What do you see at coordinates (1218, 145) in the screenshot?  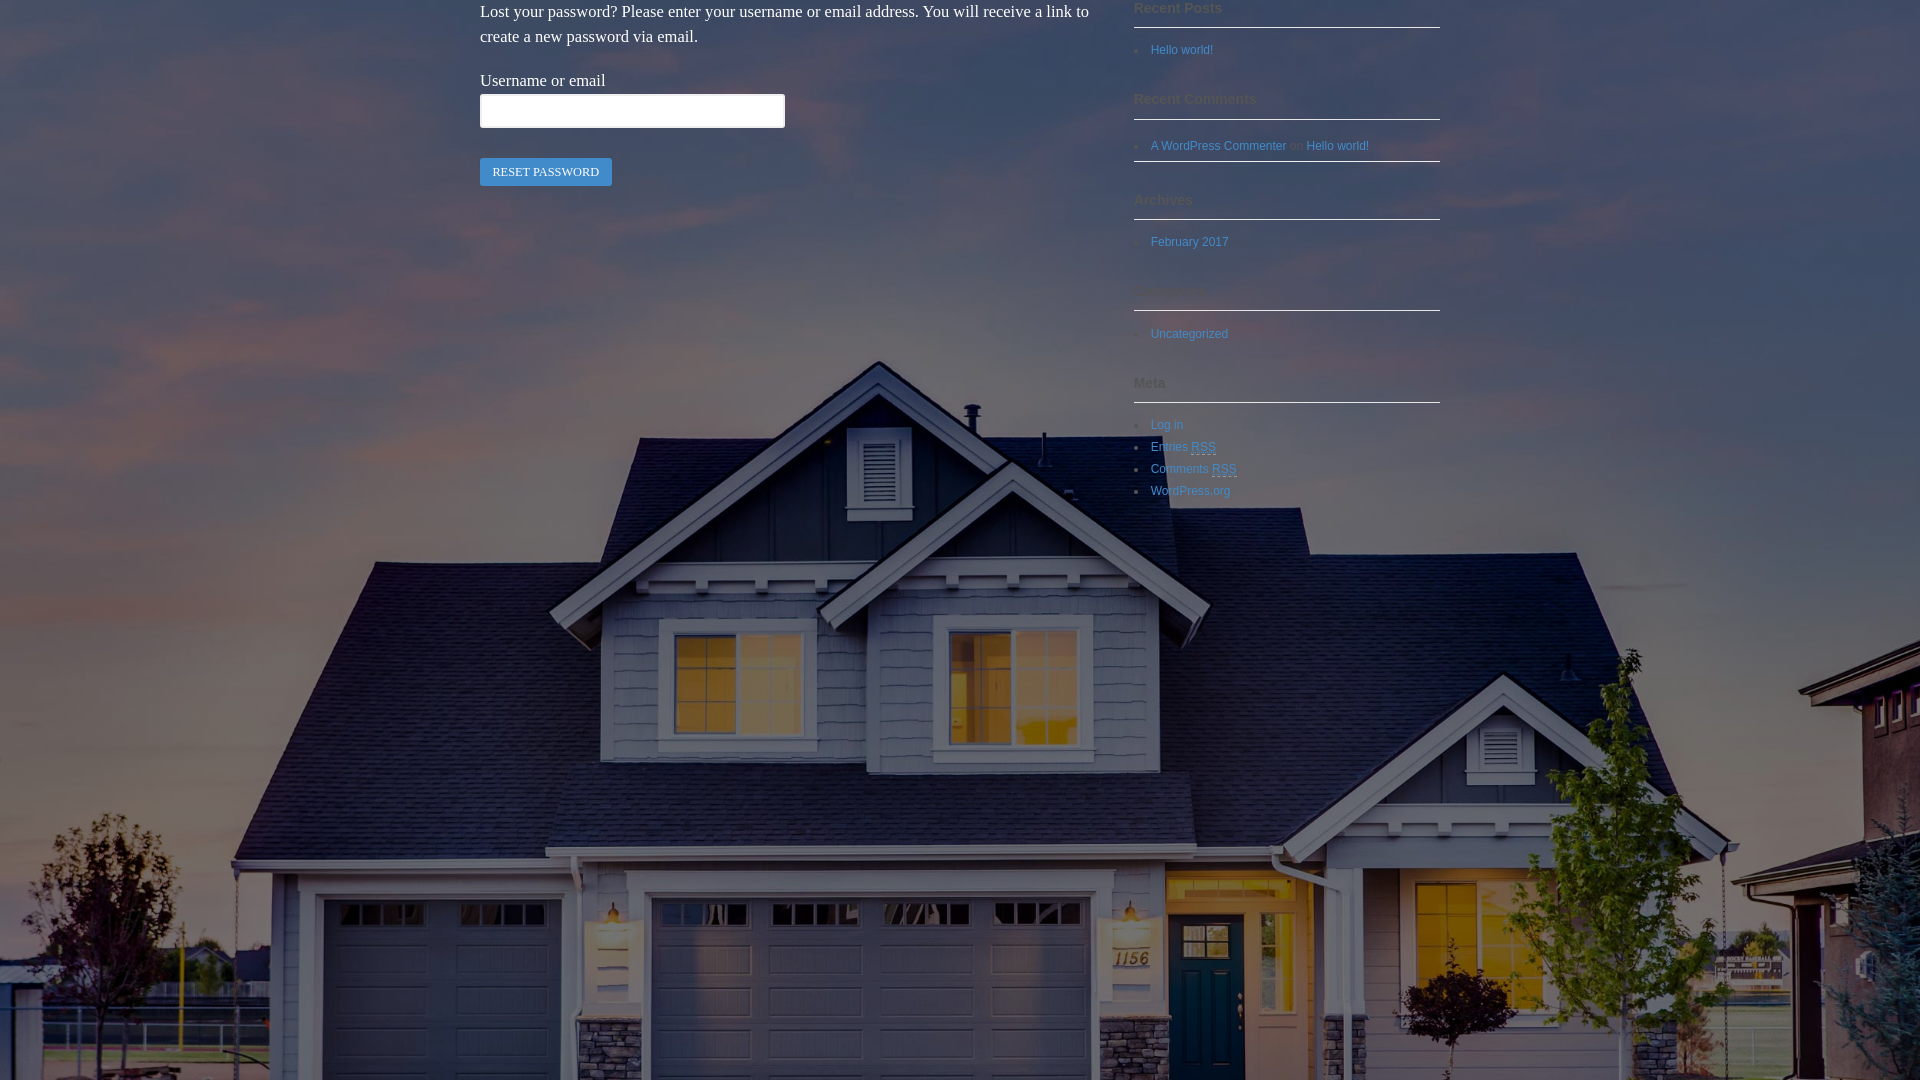 I see `'A WordPress Commenter'` at bounding box center [1218, 145].